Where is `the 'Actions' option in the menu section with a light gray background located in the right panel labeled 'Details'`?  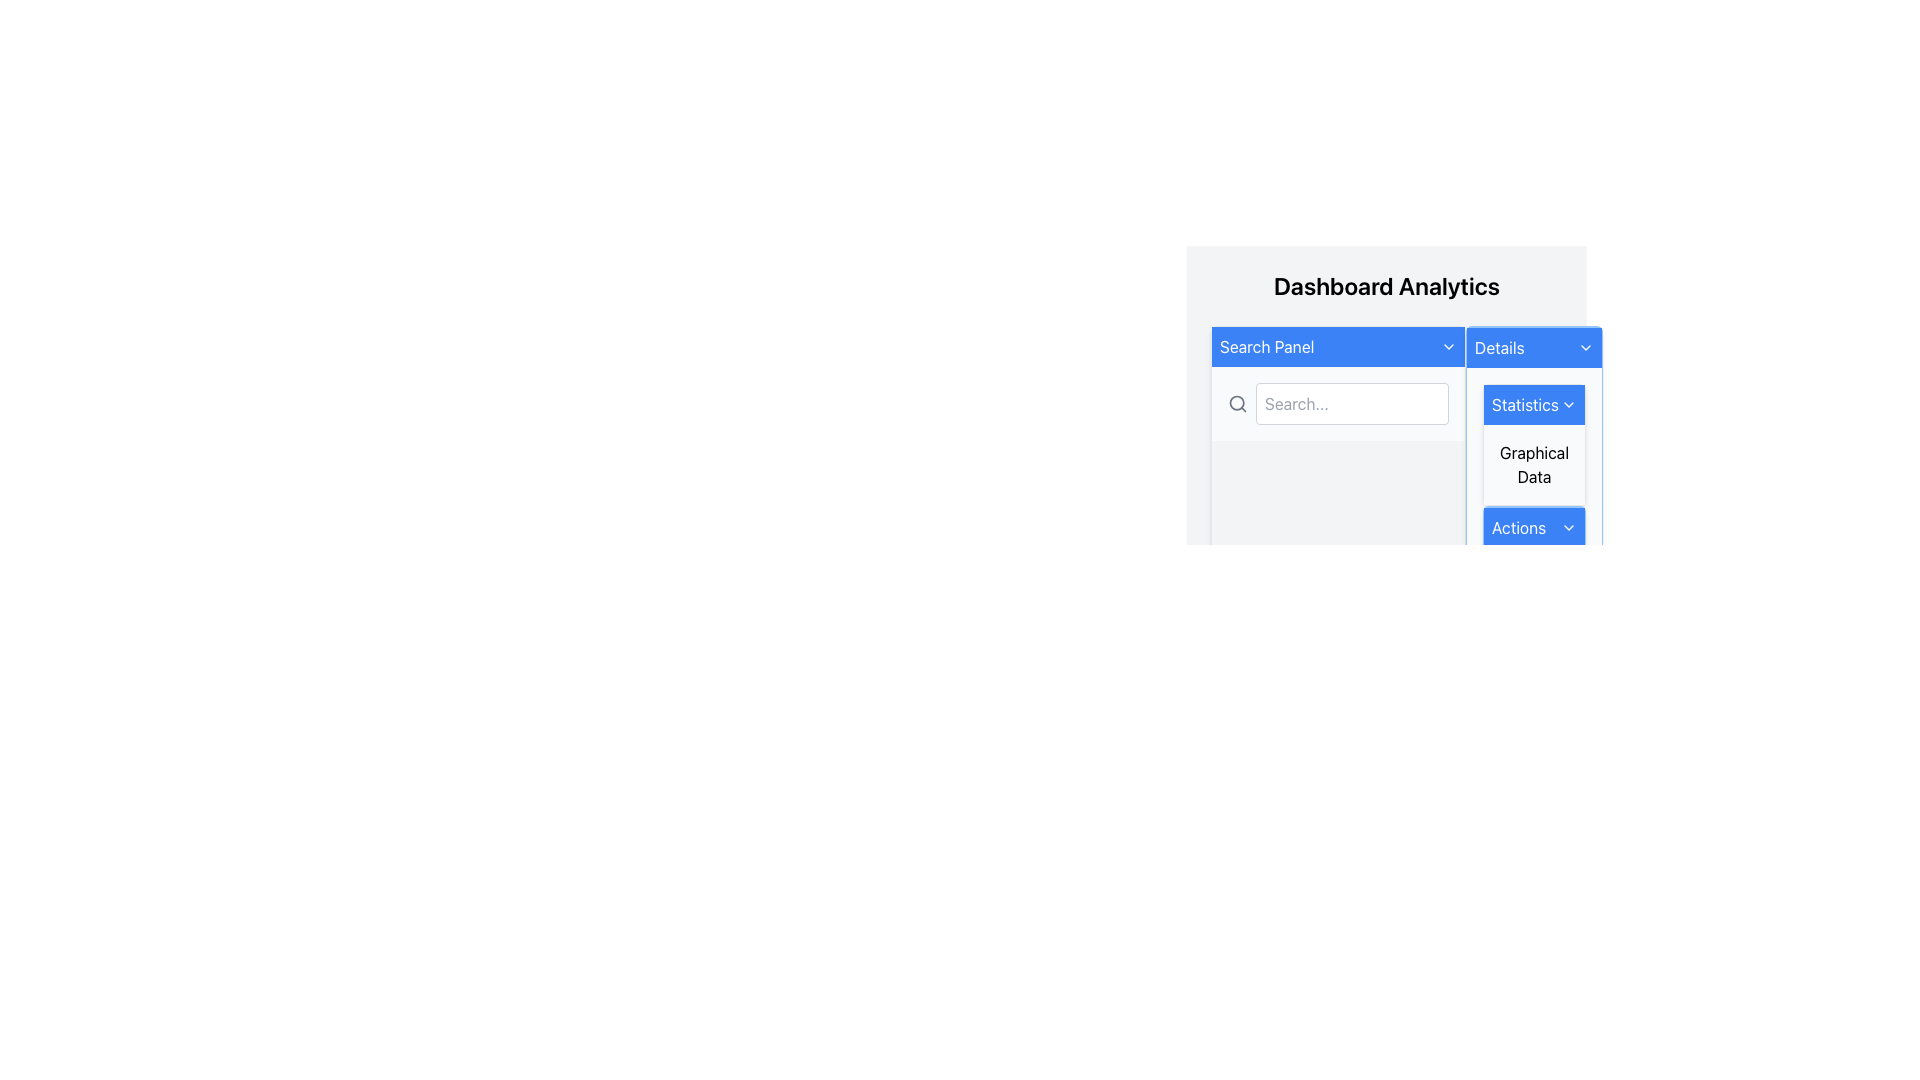 the 'Actions' option in the menu section with a light gray background located in the right panel labeled 'Details' is located at coordinates (1533, 528).